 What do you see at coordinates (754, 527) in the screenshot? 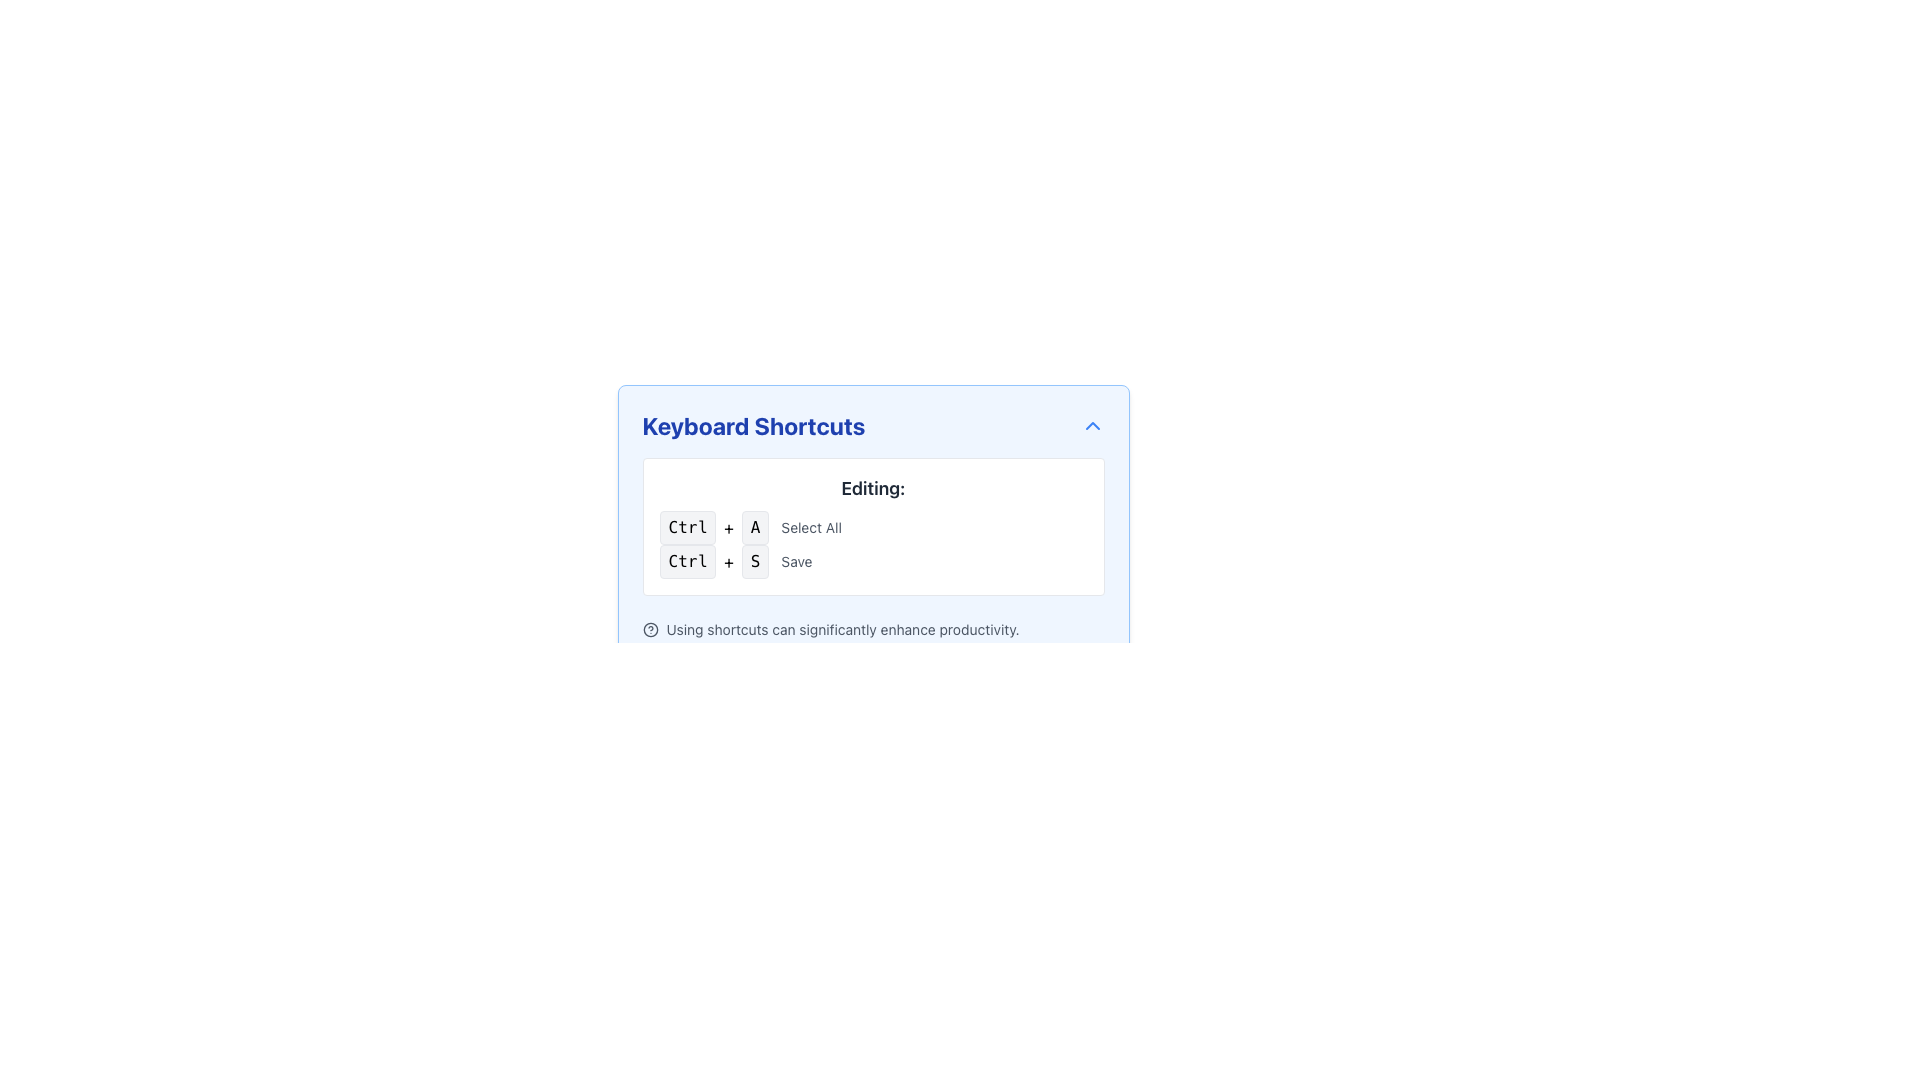
I see `the 'A' key button in the keyboard shortcut representation for 'Ctrl + A' located in the 'Editing' section of the UI` at bounding box center [754, 527].